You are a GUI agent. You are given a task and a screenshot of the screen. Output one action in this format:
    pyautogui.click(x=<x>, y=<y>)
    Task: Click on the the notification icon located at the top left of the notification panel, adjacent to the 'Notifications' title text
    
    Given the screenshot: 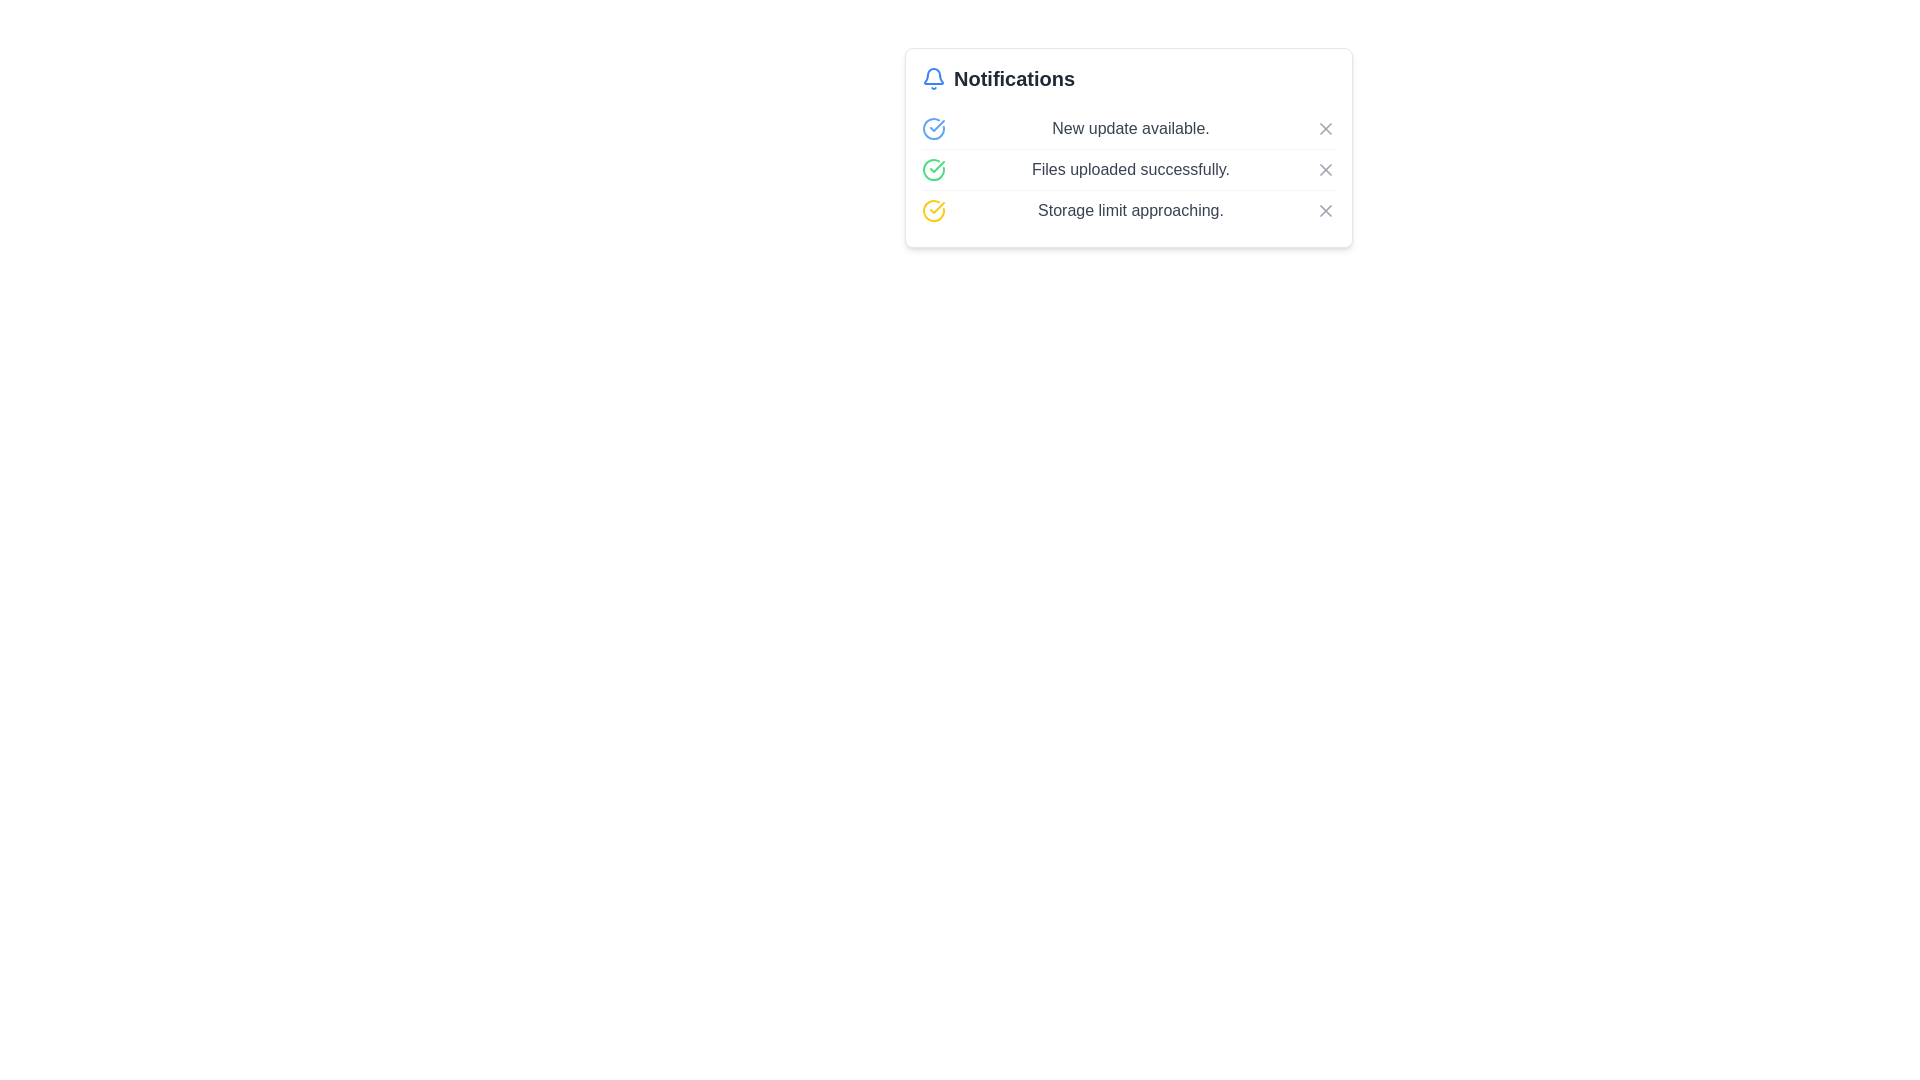 What is the action you would take?
    pyautogui.click(x=933, y=77)
    